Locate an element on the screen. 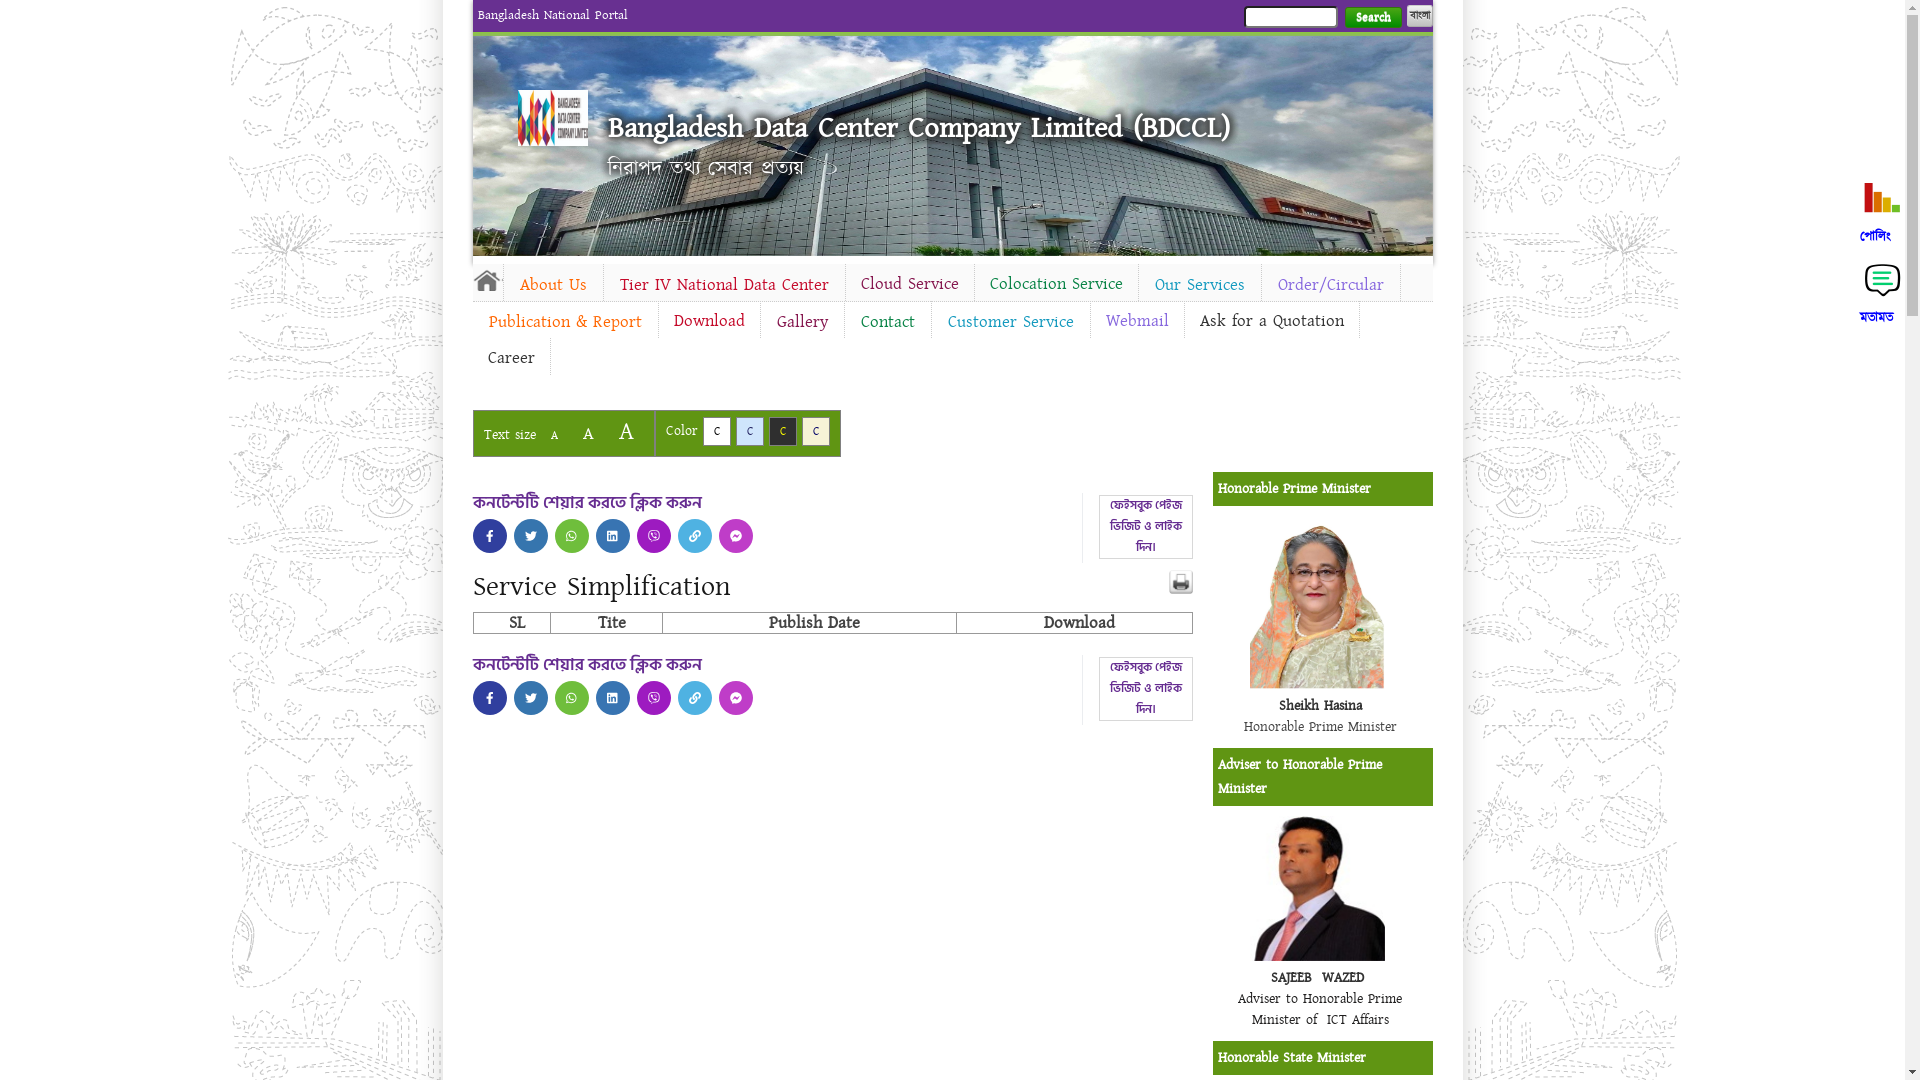 The width and height of the screenshot is (1920, 1080). 'Search' is located at coordinates (1371, 17).